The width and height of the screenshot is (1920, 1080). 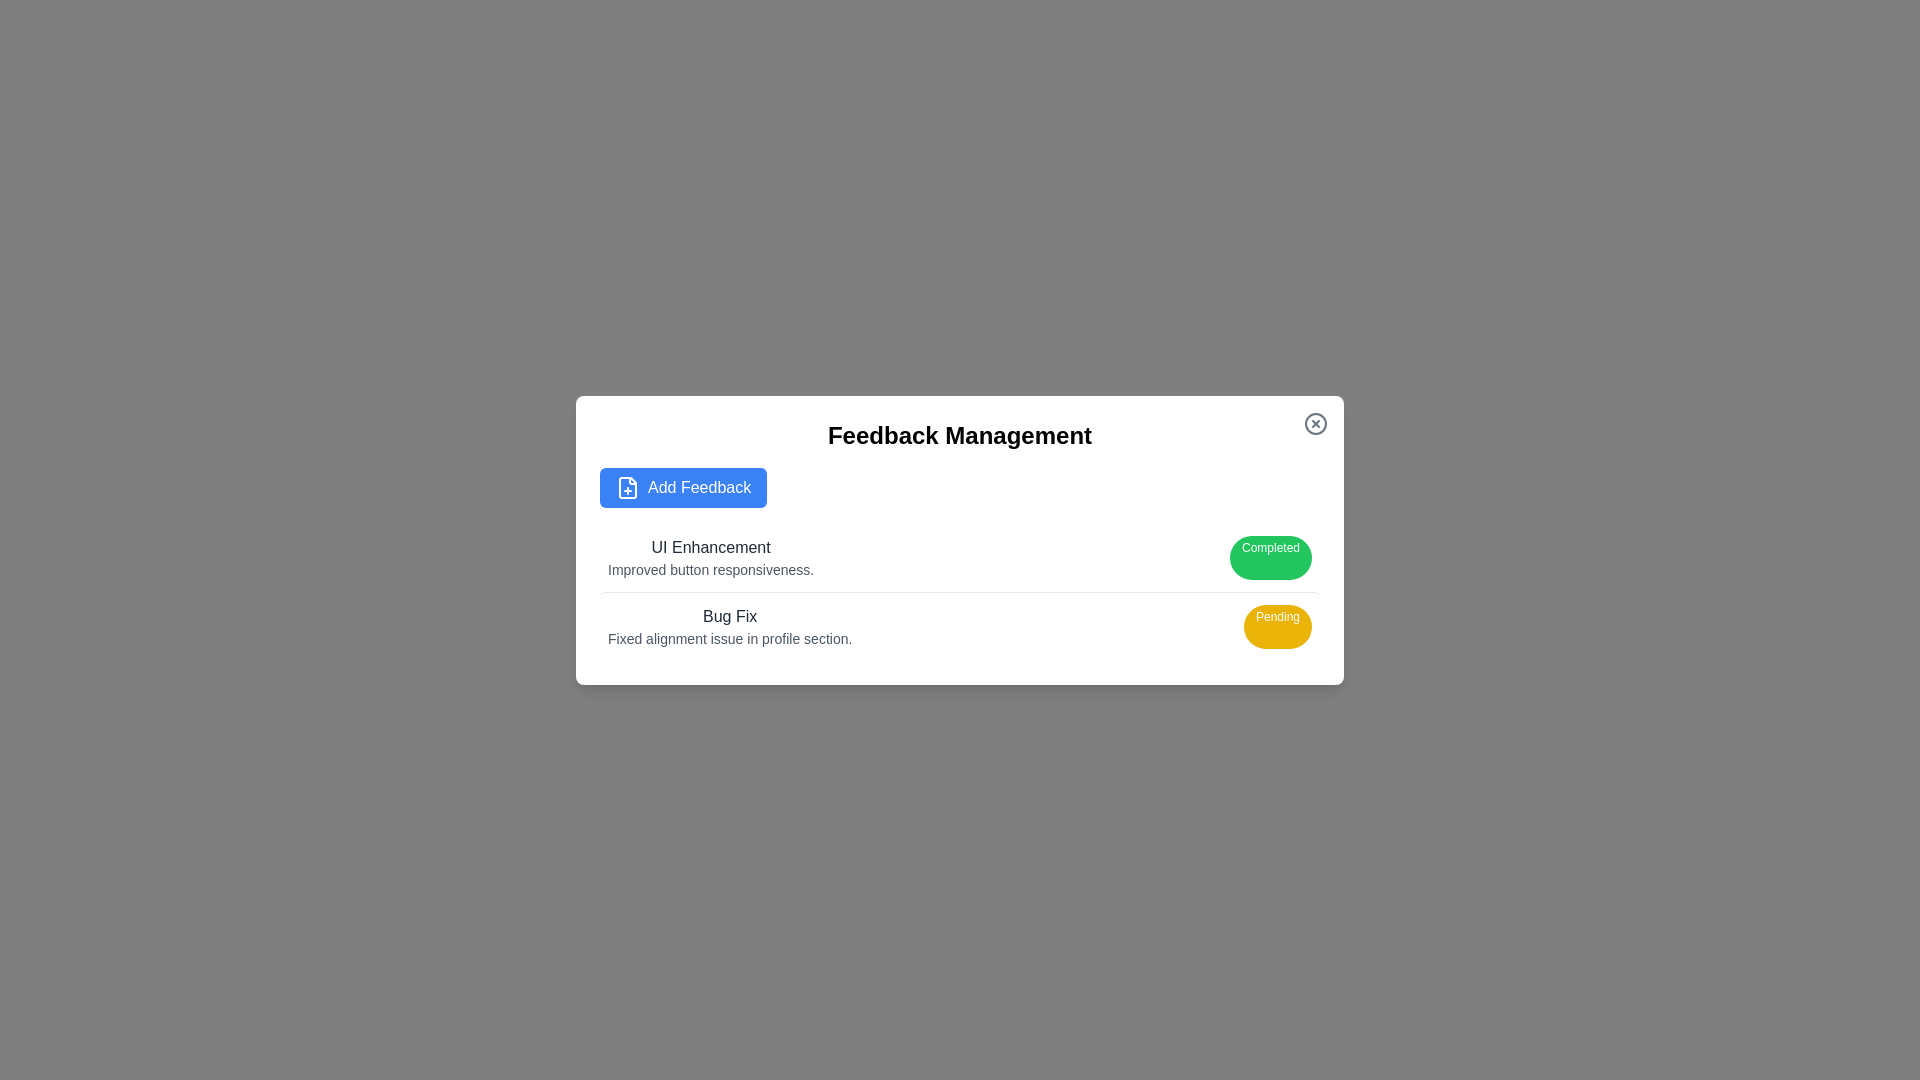 I want to click on the Text label that provides a descriptive text about the UI enhancement, located on the left side of the modal beneath the 'UI Enhancement' section header and above the 'Bug Fix' section, so click(x=711, y=569).